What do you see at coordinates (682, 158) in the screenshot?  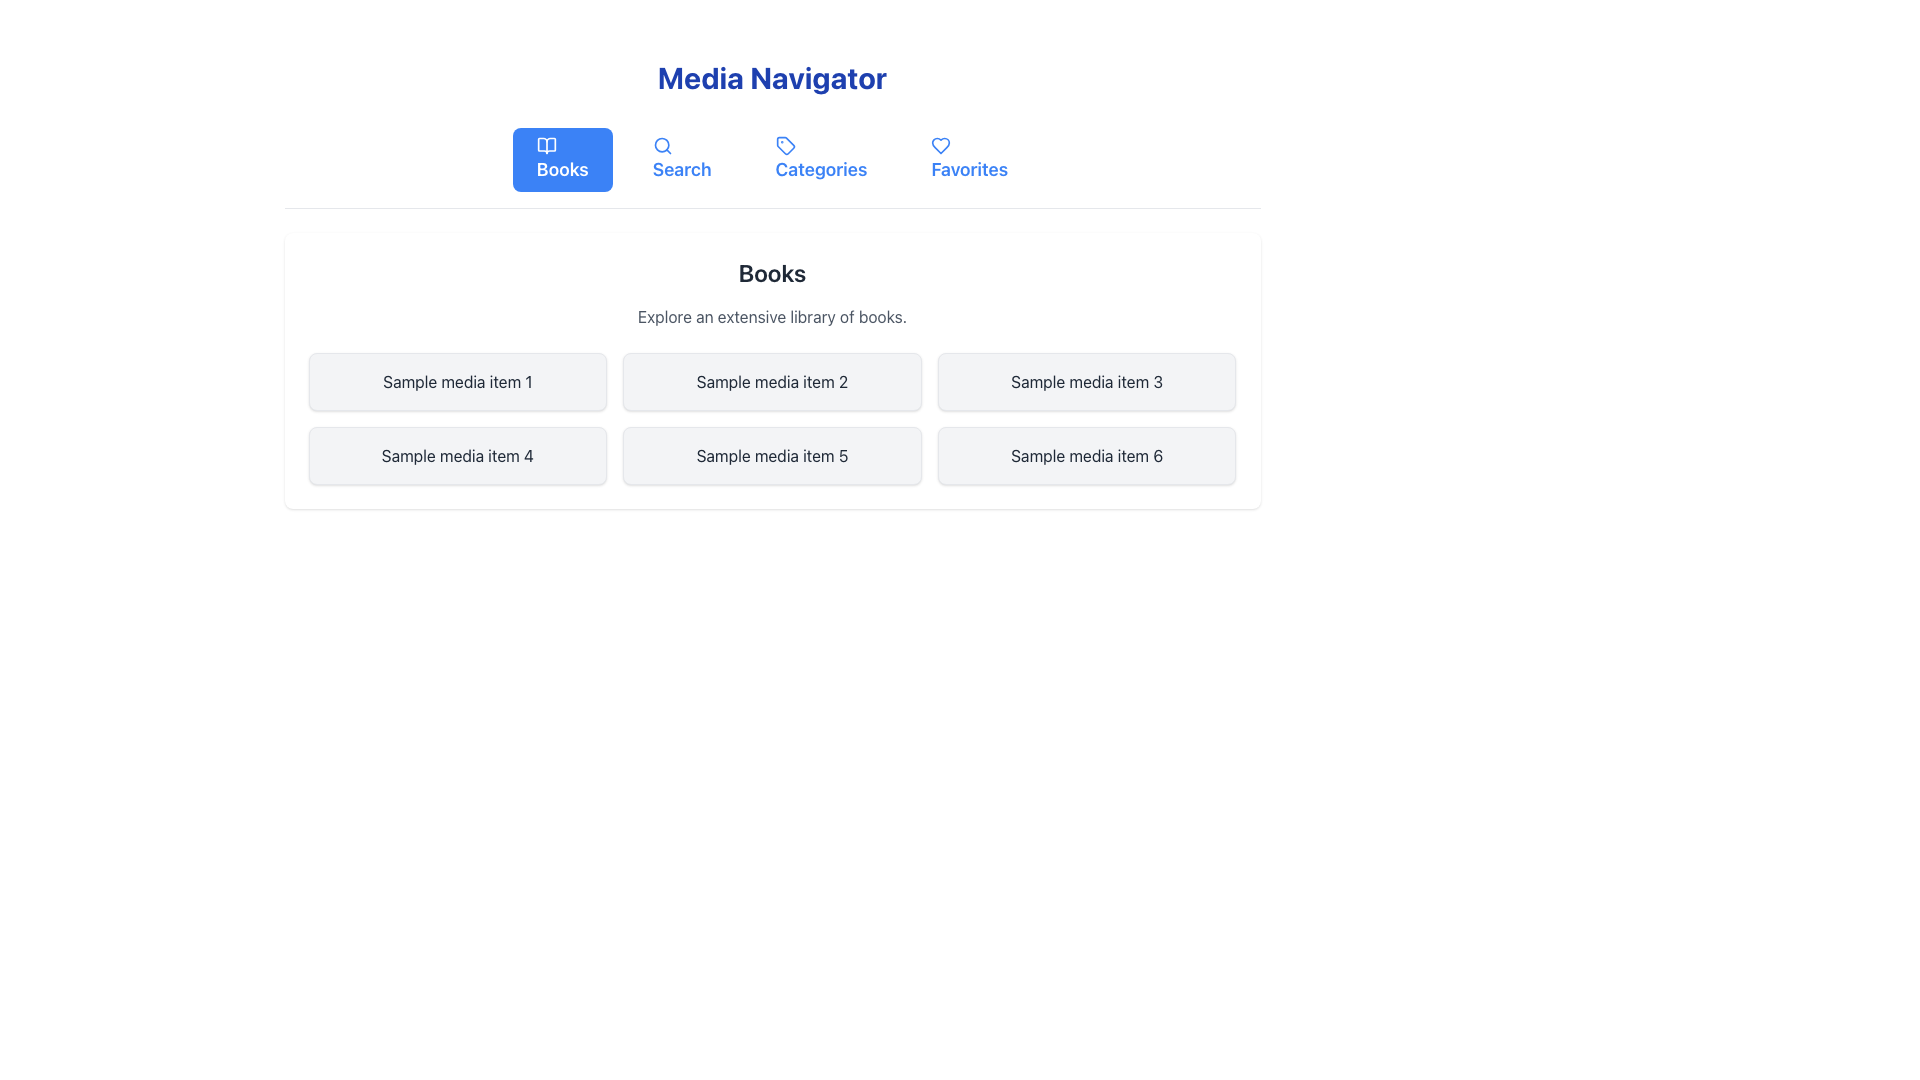 I see `the 'Search' button located in the navigation menu, which is styled in blue with a magnifying glass icon to its left` at bounding box center [682, 158].